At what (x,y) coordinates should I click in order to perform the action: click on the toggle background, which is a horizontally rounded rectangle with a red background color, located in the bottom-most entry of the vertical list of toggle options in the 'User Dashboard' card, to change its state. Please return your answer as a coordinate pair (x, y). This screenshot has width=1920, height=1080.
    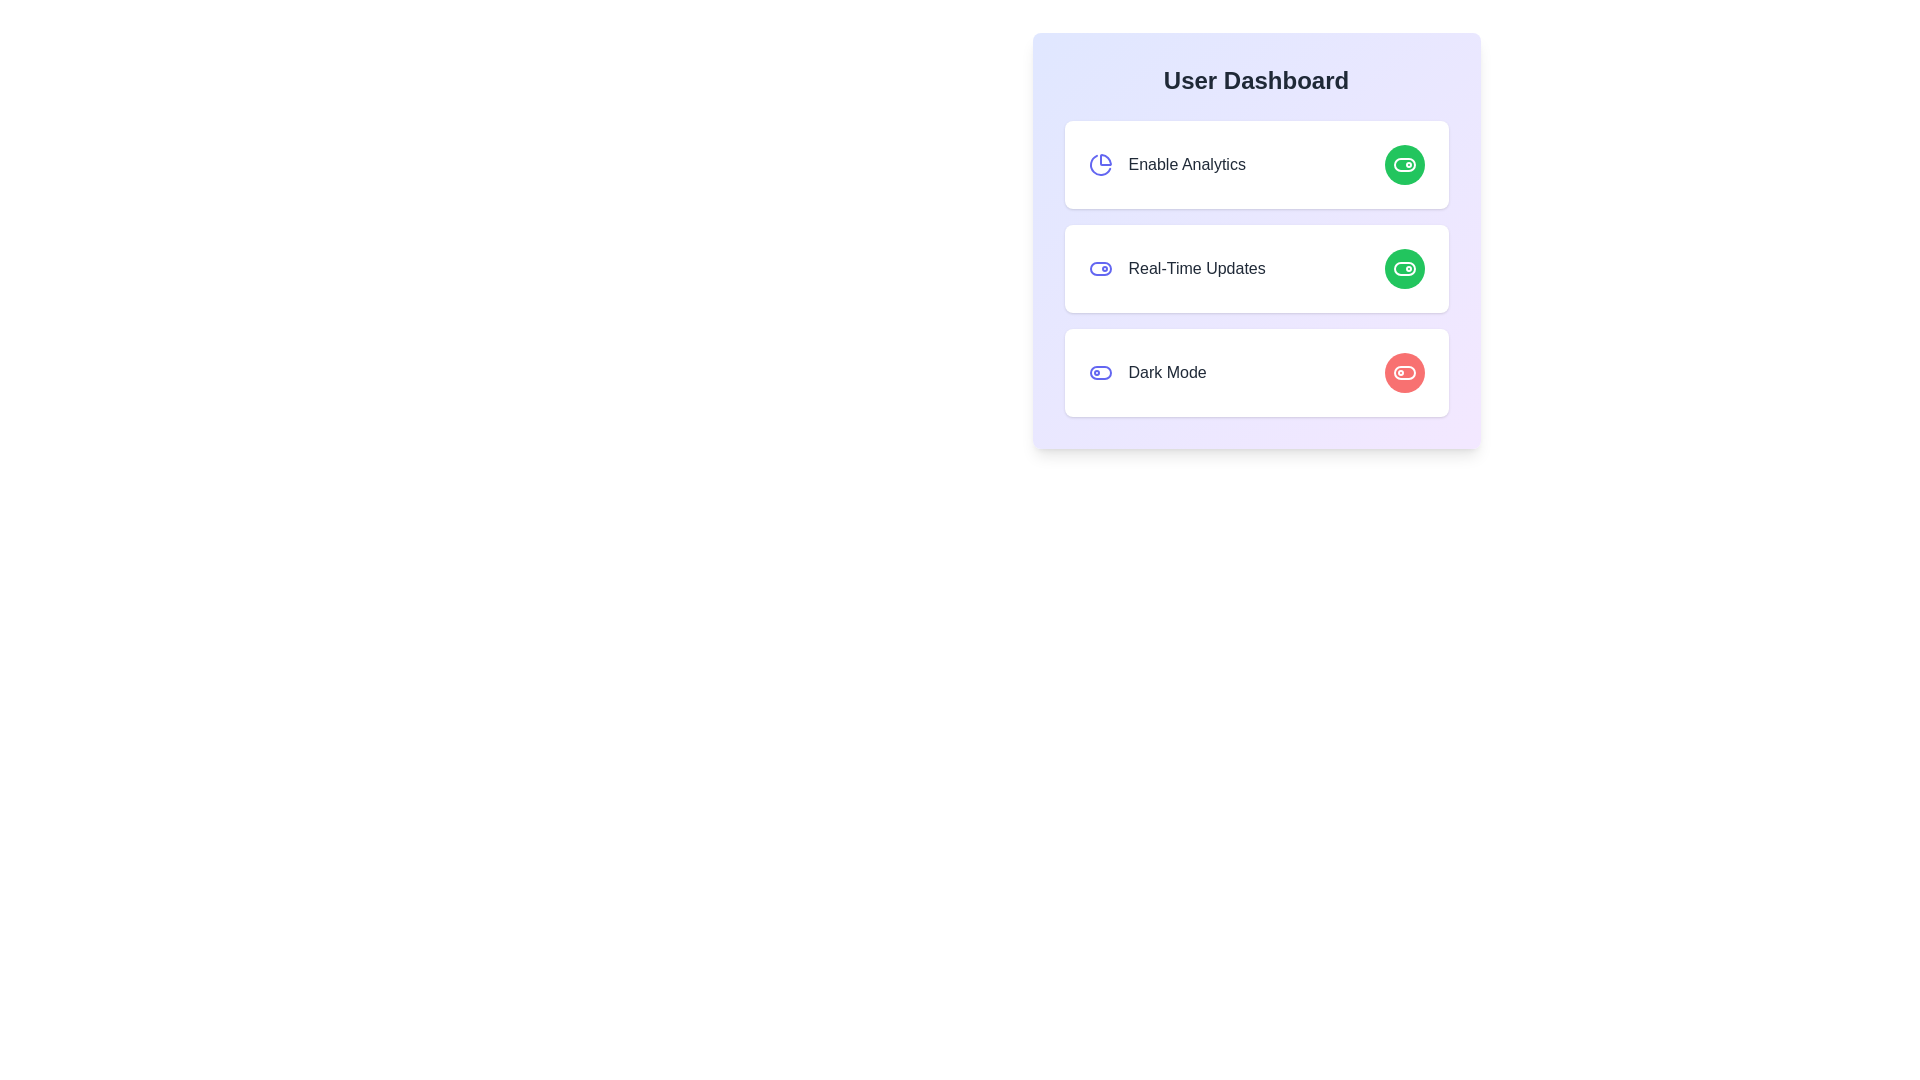
    Looking at the image, I should click on (1403, 373).